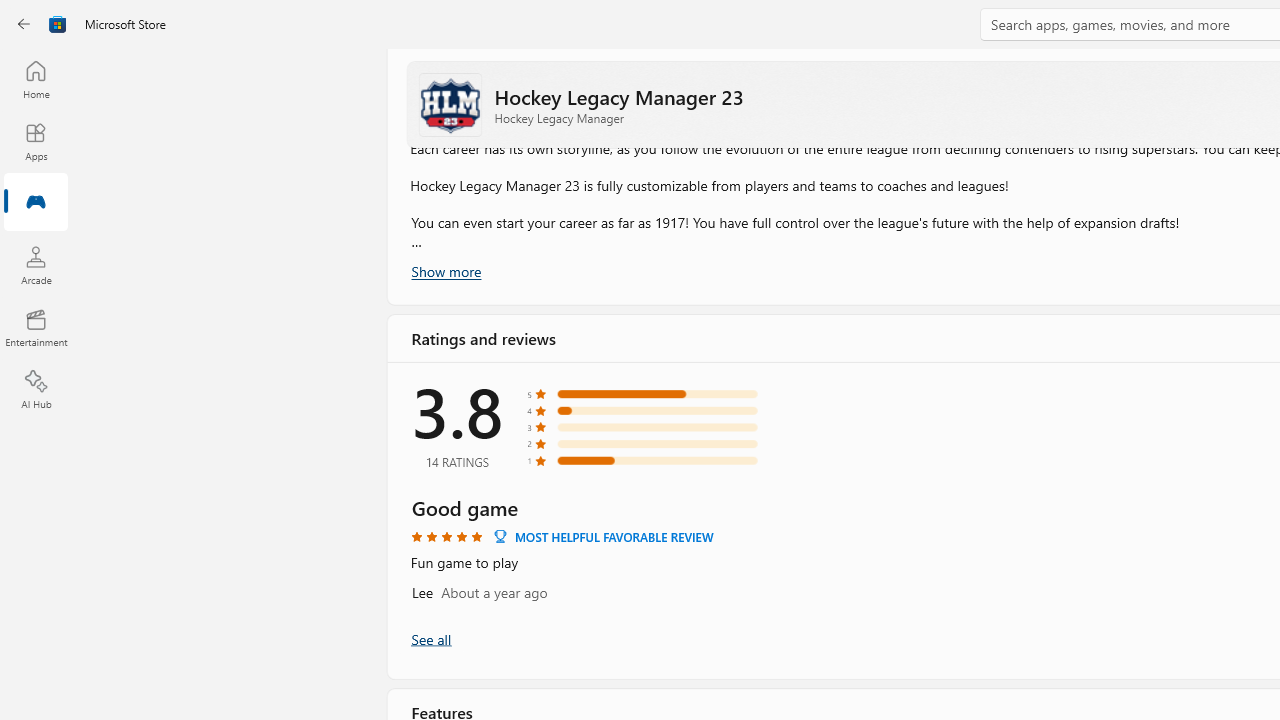  Describe the element at coordinates (35, 264) in the screenshot. I see `'Arcade'` at that location.